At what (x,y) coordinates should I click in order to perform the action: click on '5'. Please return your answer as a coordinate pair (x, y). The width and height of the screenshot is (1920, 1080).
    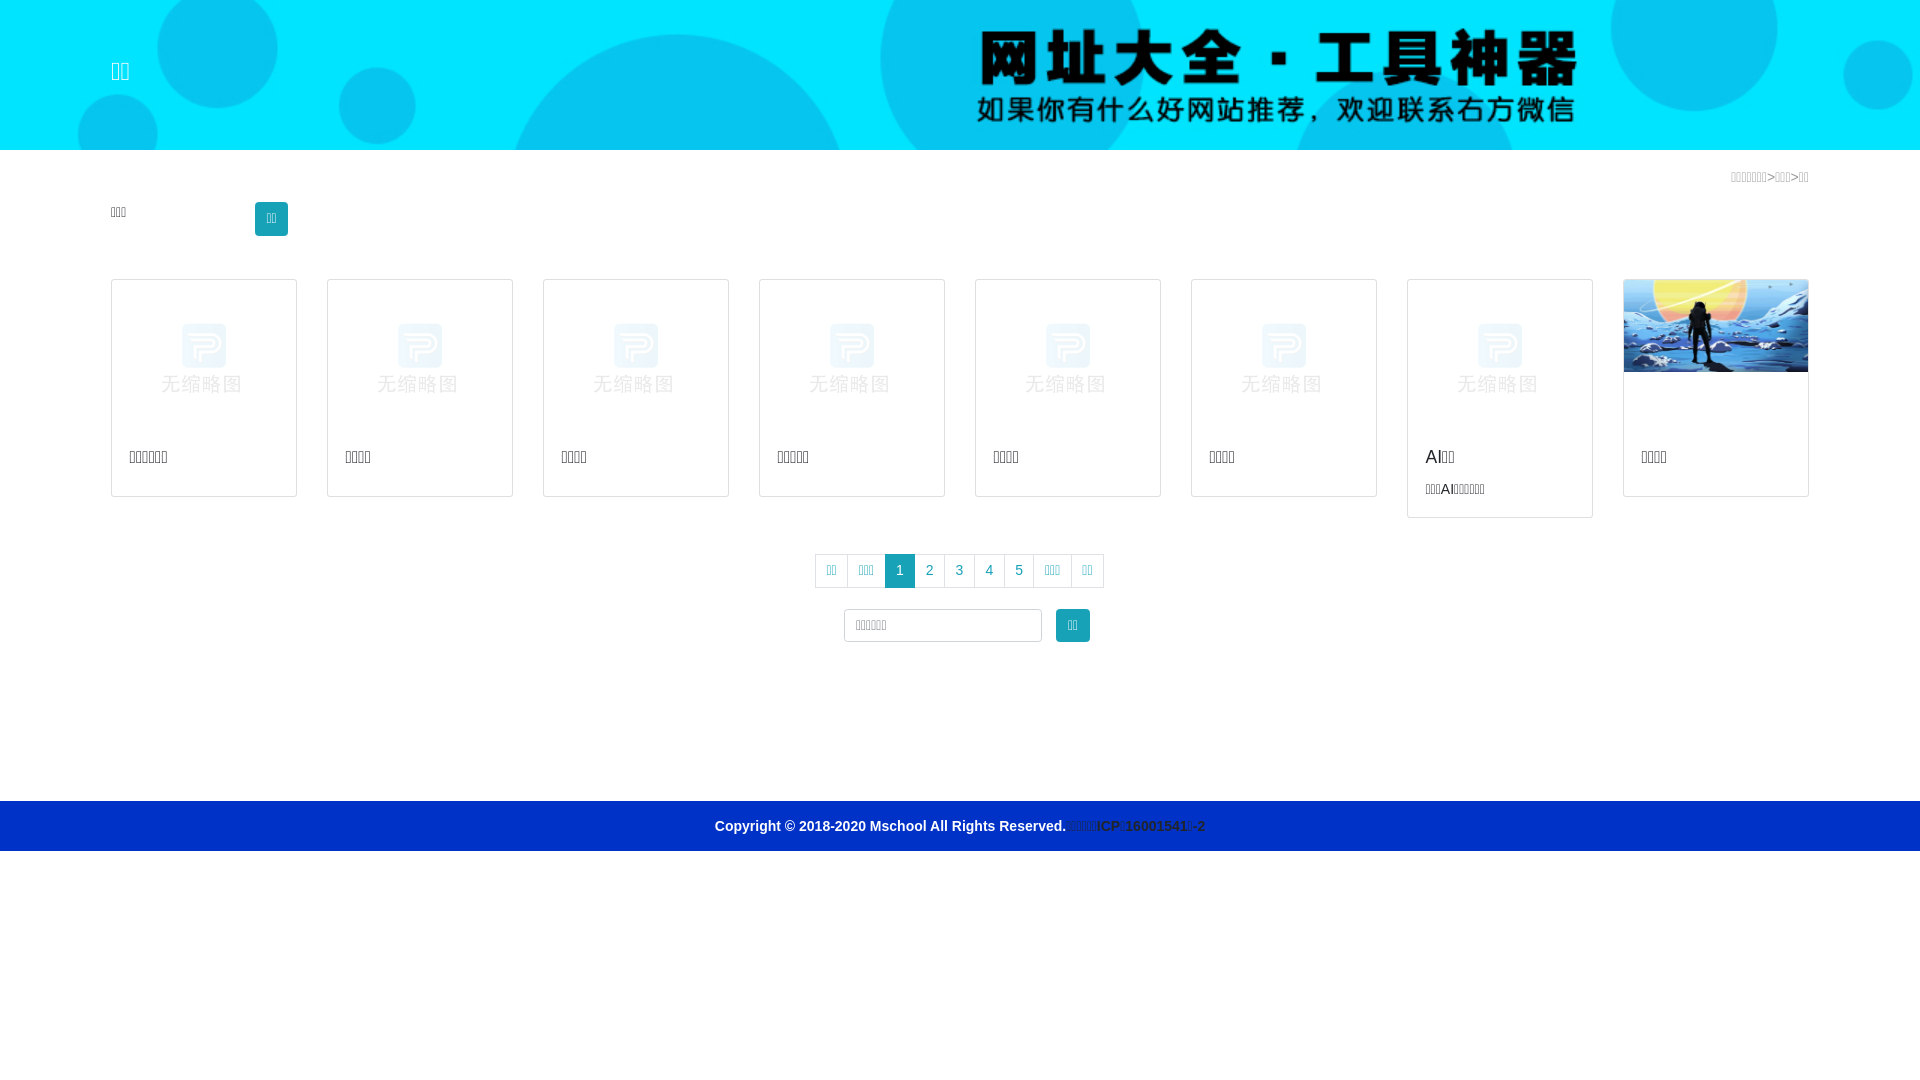
    Looking at the image, I should click on (1019, 570).